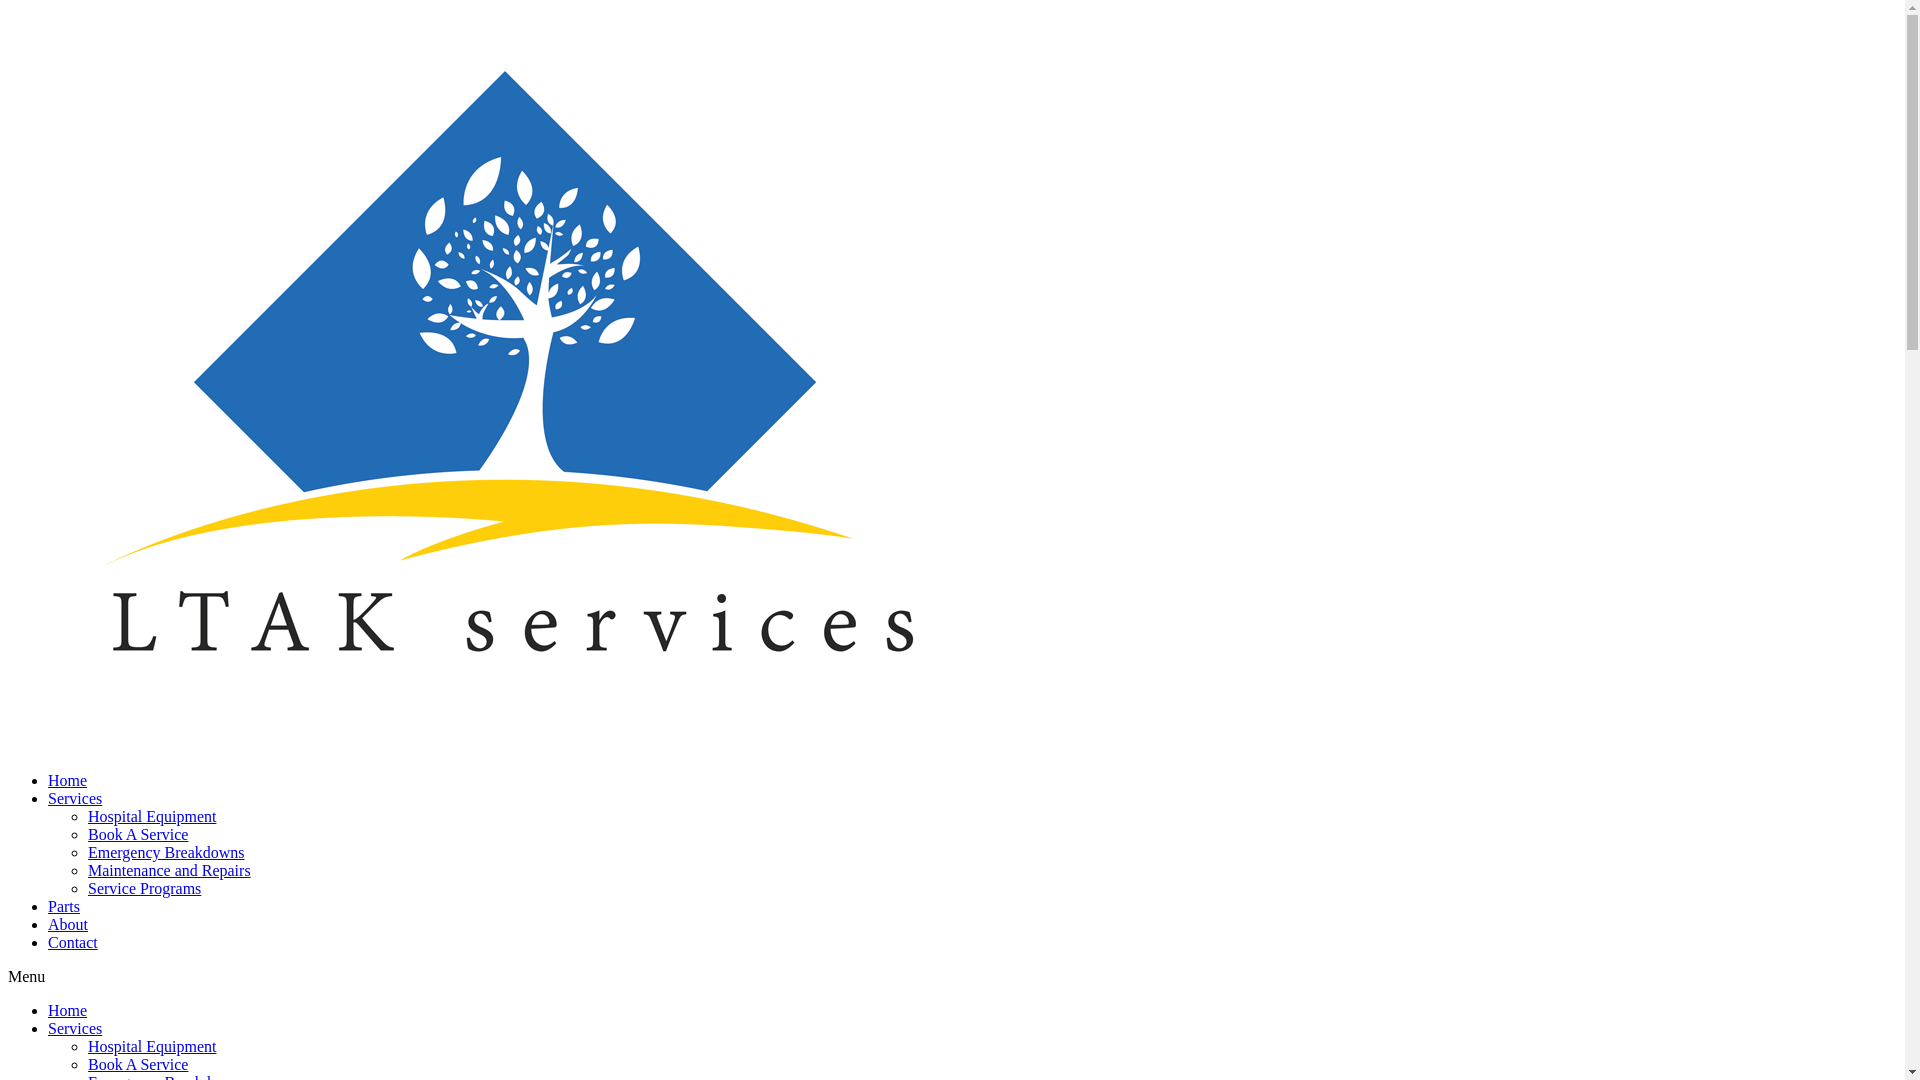 Image resolution: width=1920 pixels, height=1080 pixels. What do you see at coordinates (86, 852) in the screenshot?
I see `'Emergency Breakdowns'` at bounding box center [86, 852].